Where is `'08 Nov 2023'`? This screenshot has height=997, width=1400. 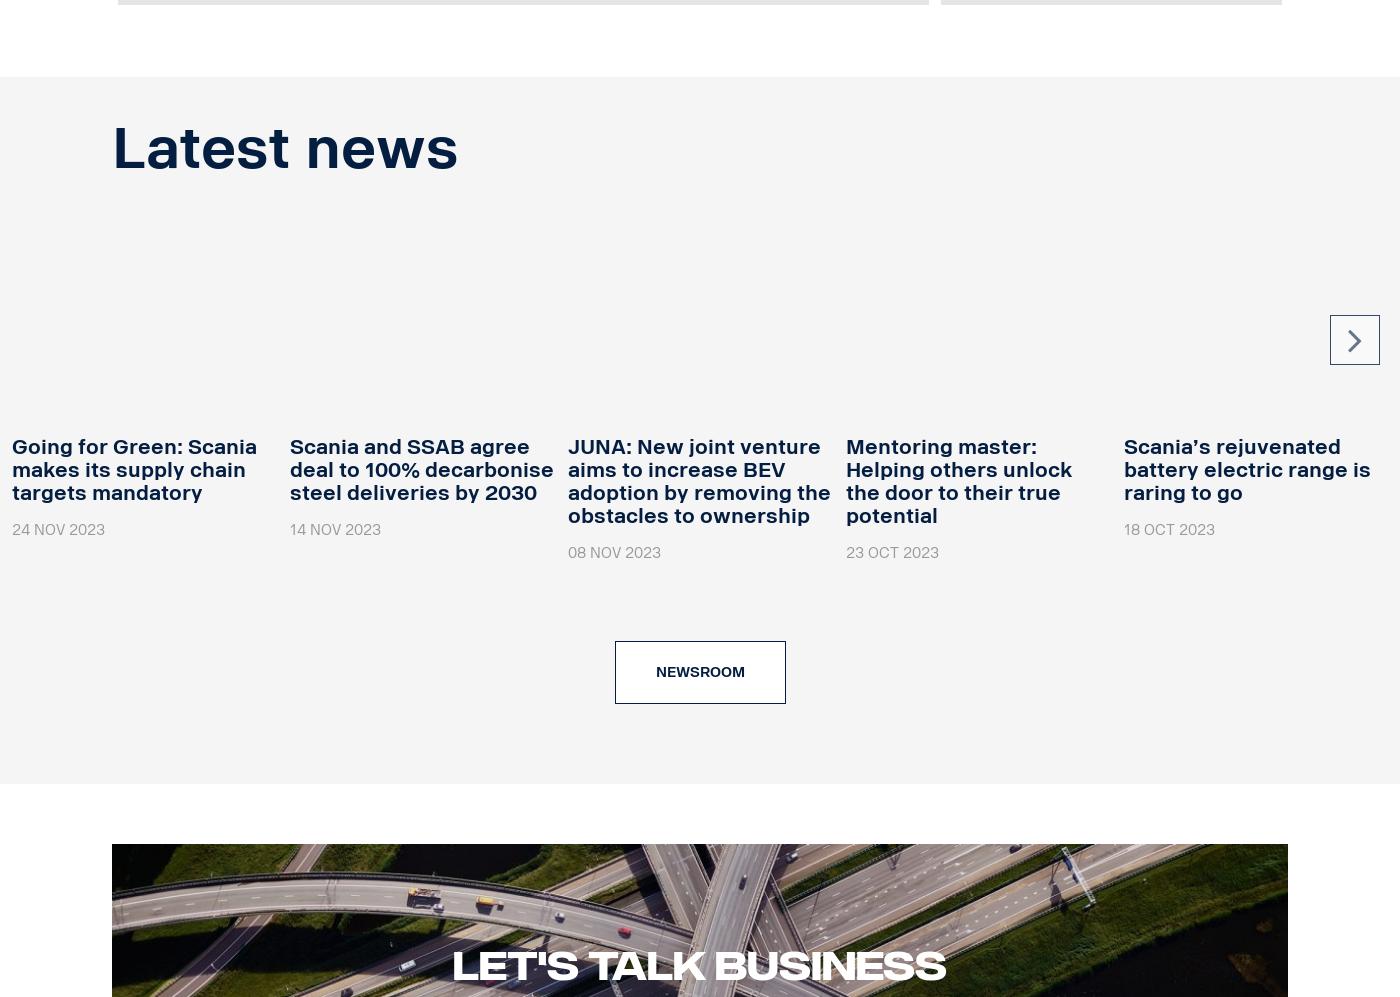 '08 Nov 2023' is located at coordinates (614, 552).